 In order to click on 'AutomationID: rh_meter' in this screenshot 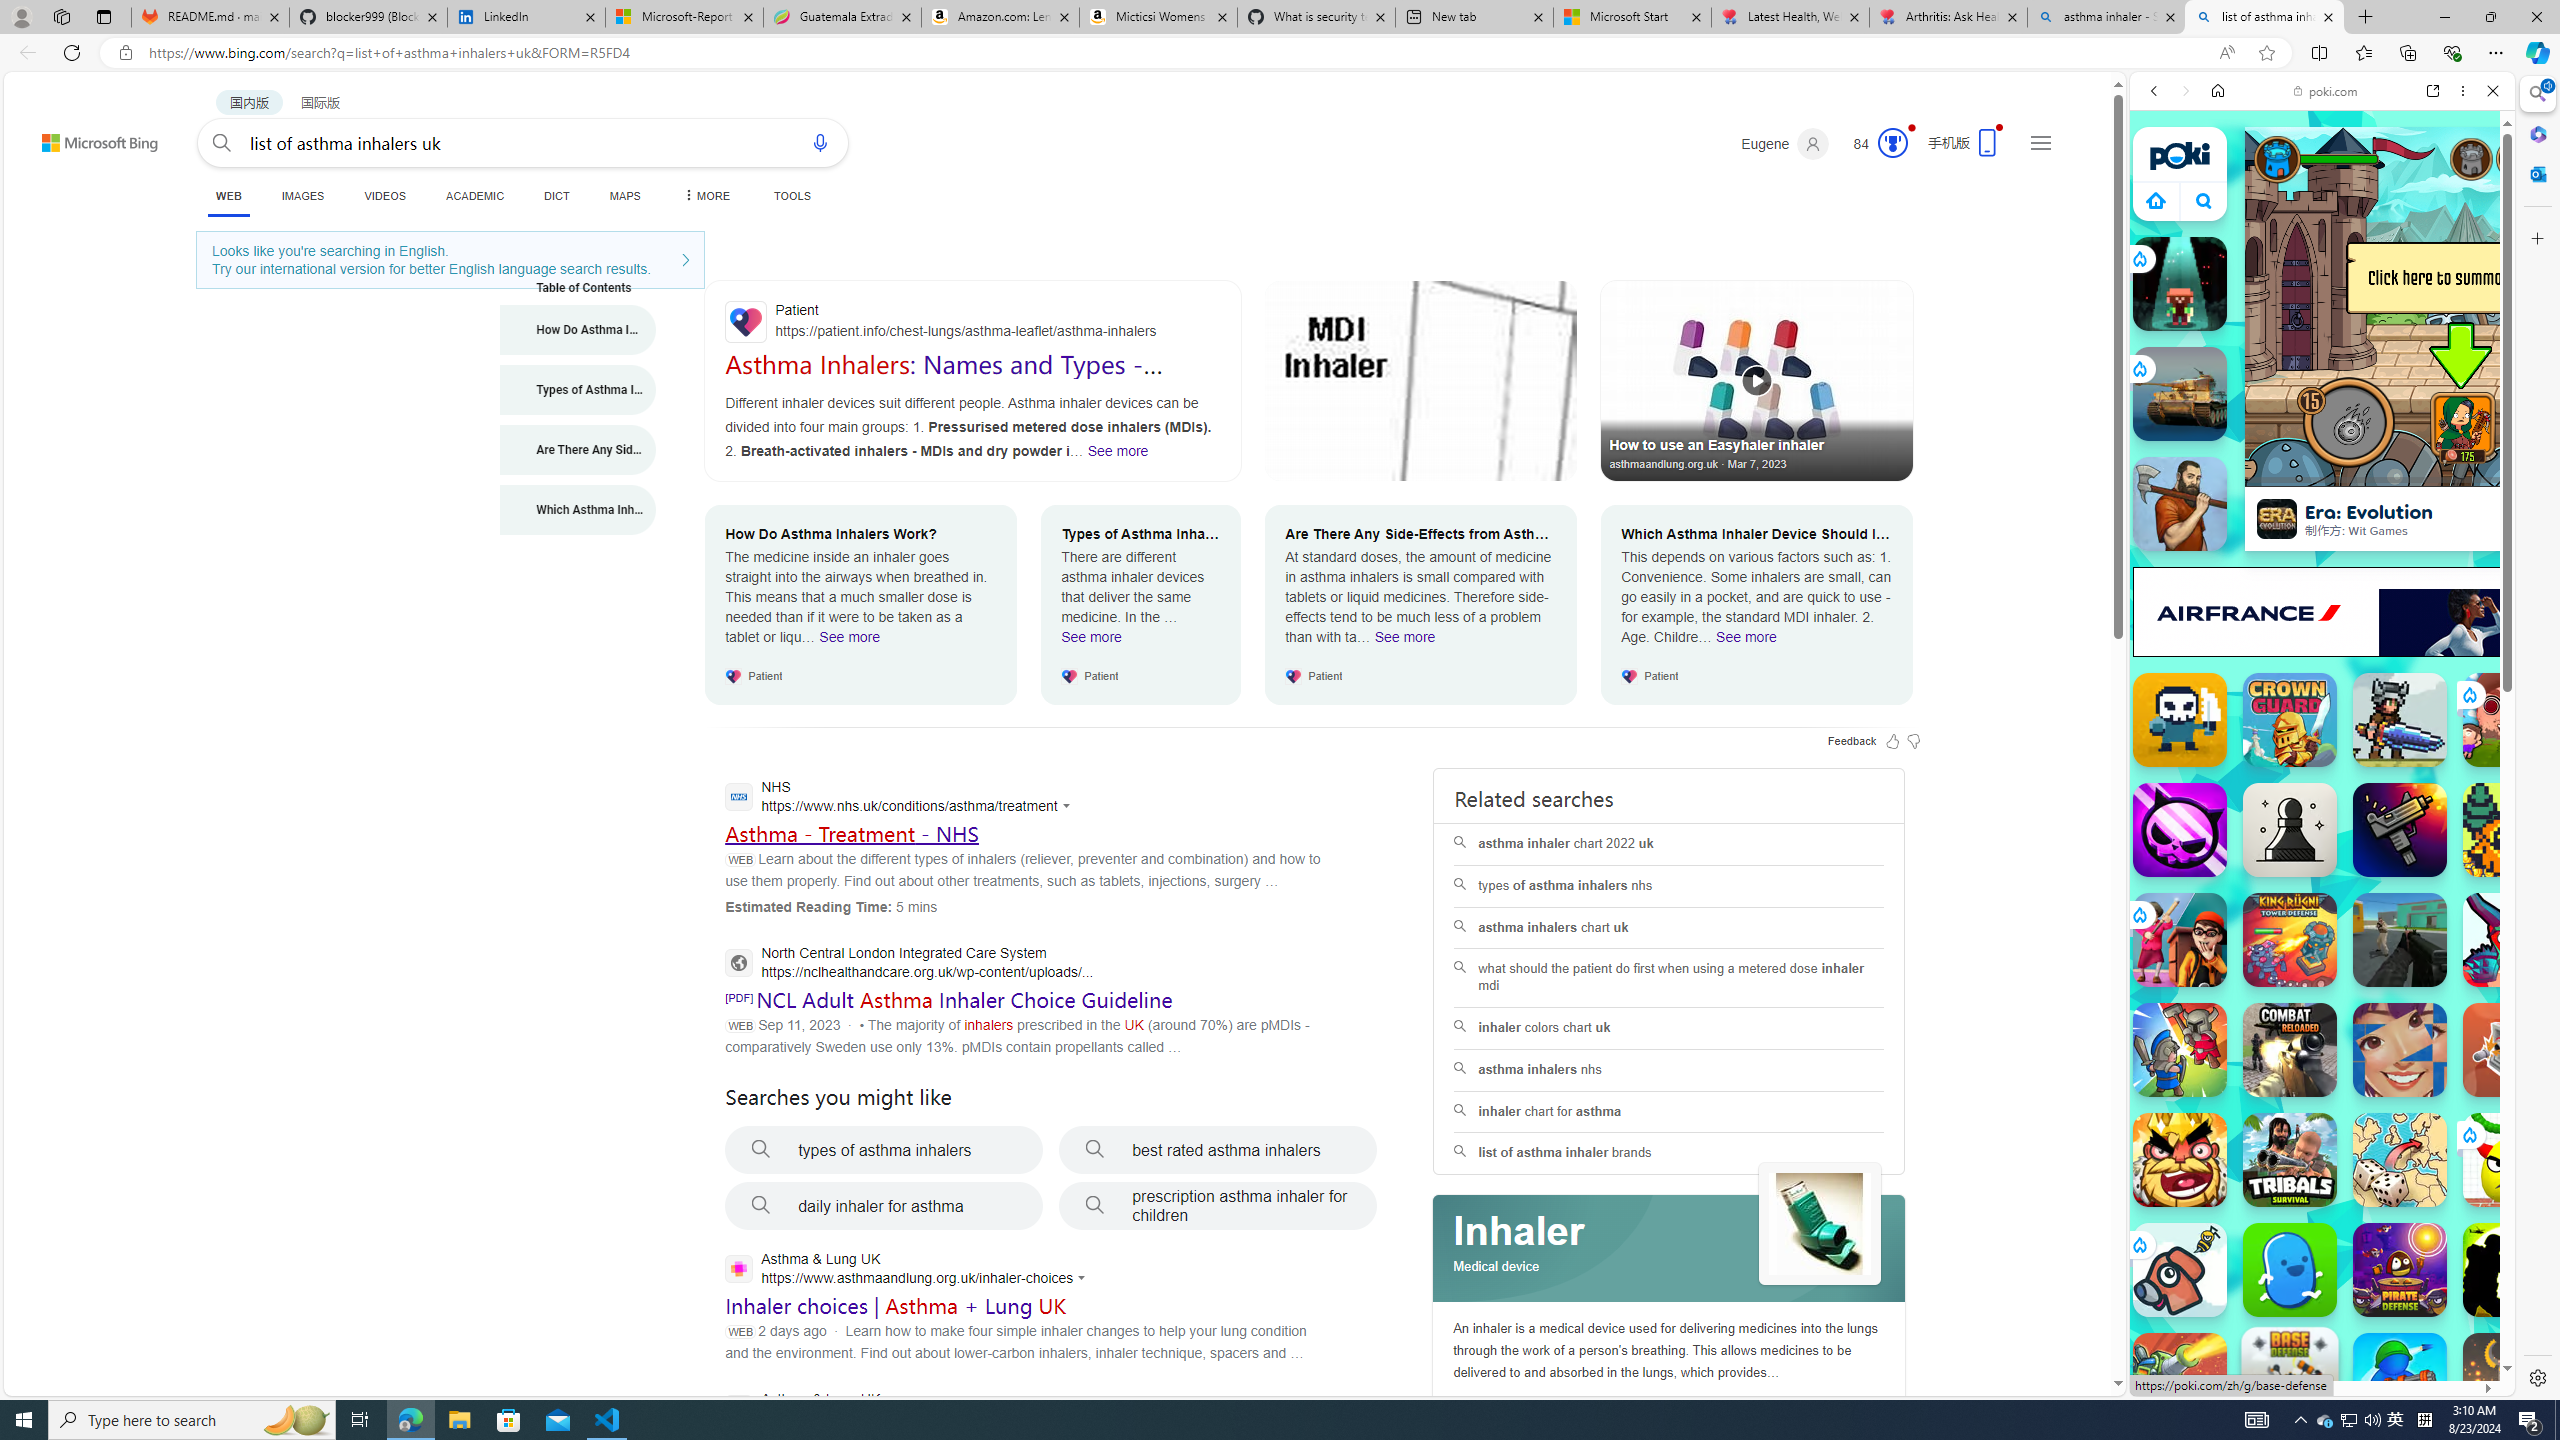, I will do `click(1892, 141)`.